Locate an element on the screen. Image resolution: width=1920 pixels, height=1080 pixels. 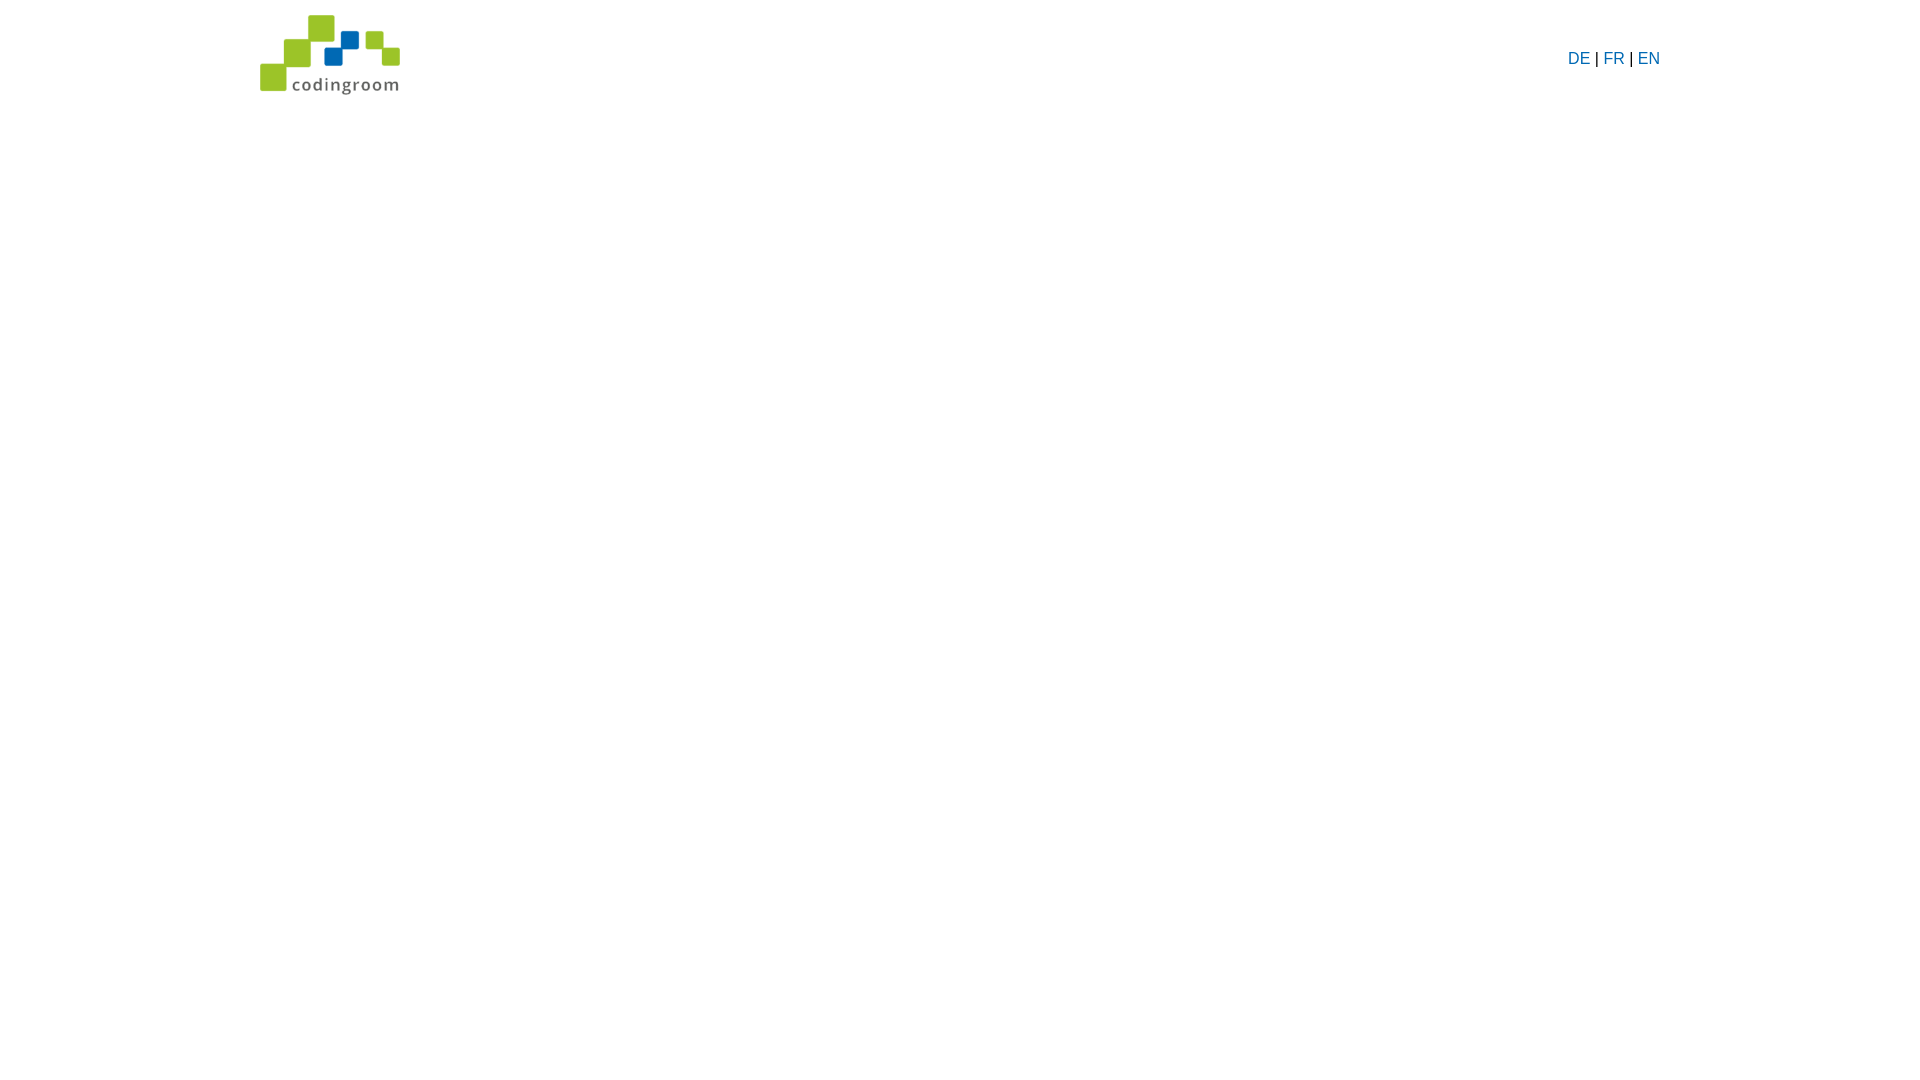
'EN' is located at coordinates (1649, 57).